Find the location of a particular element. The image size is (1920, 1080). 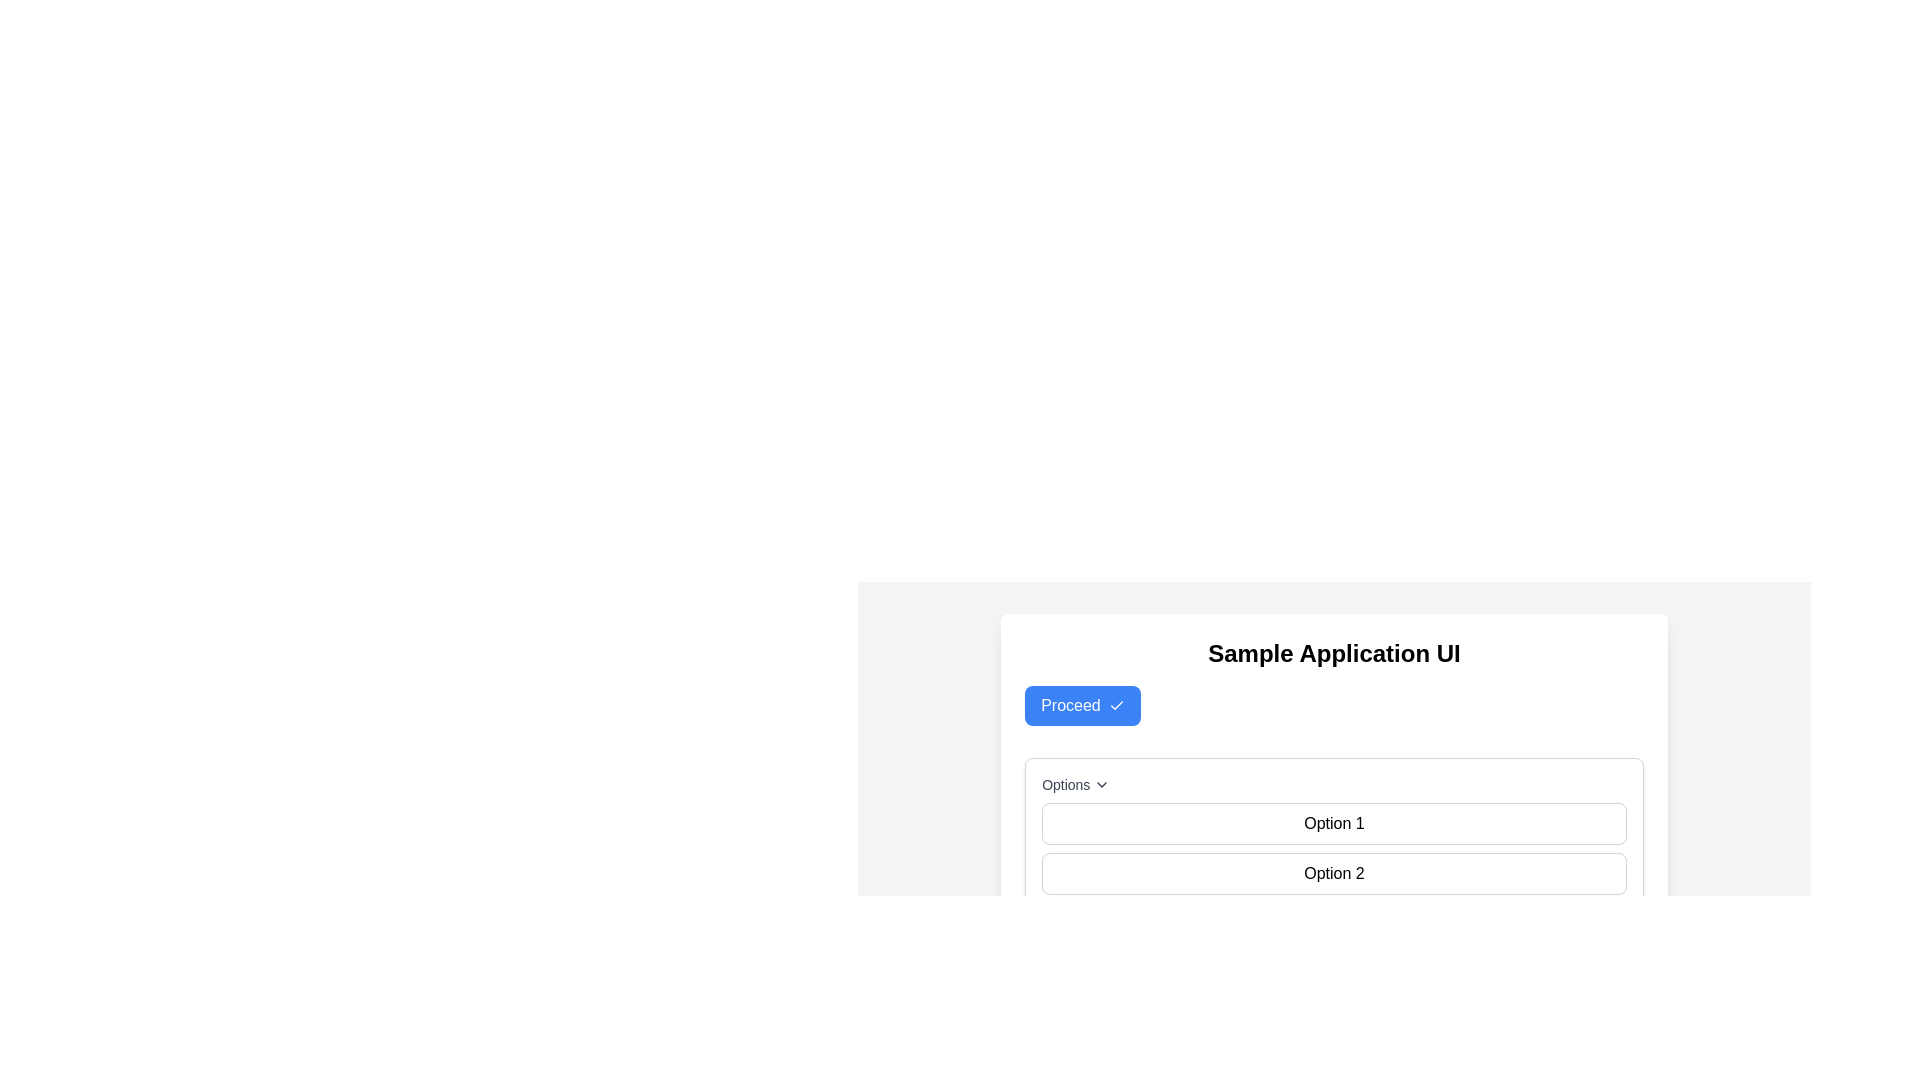

the text label displaying 'Sample Application UI', which is prominently styled in bold font and centered at the top of the panel, above the 'Proceed' button is located at coordinates (1334, 654).